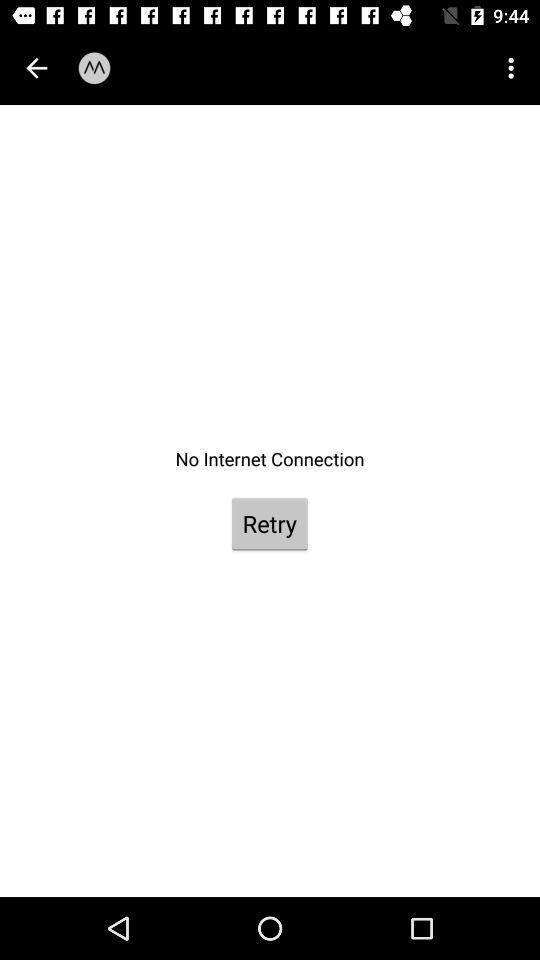 This screenshot has height=960, width=540. Describe the element at coordinates (269, 522) in the screenshot. I see `the retry item` at that location.